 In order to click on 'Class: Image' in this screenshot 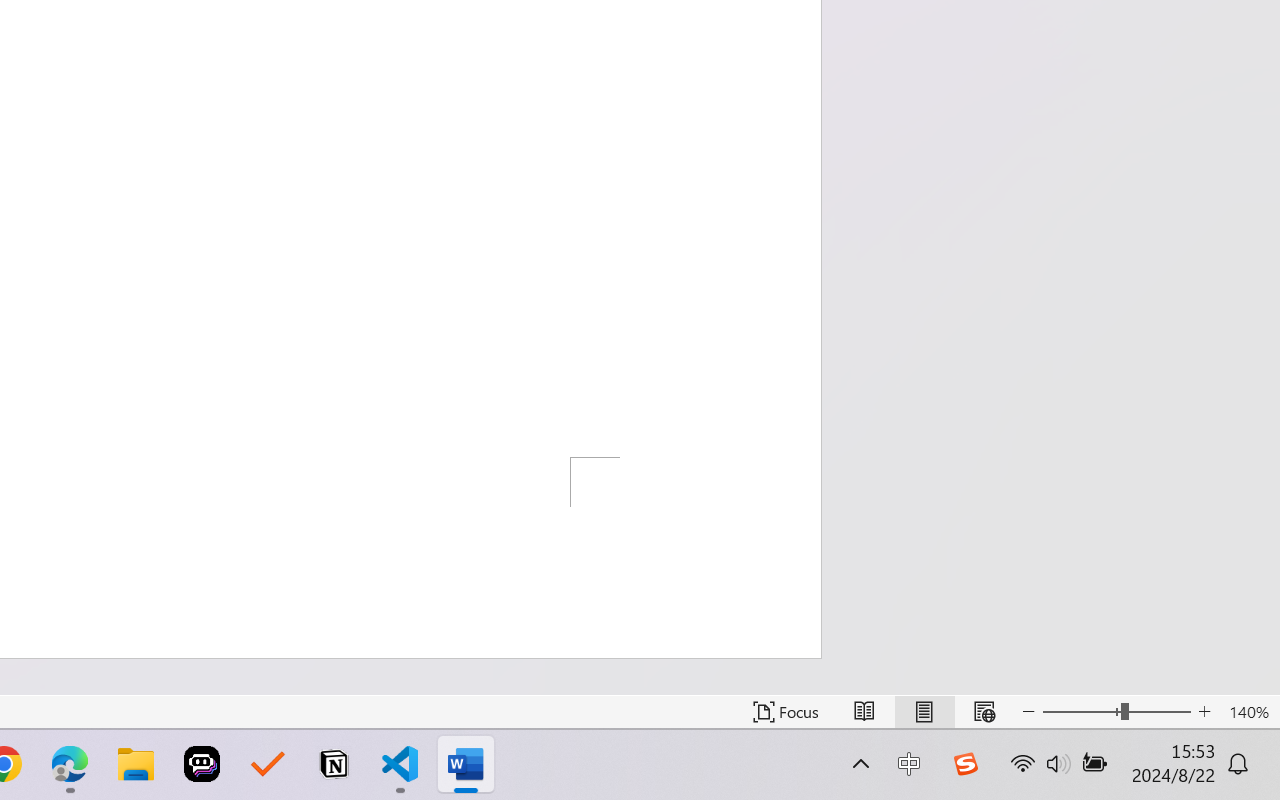, I will do `click(965, 764)`.